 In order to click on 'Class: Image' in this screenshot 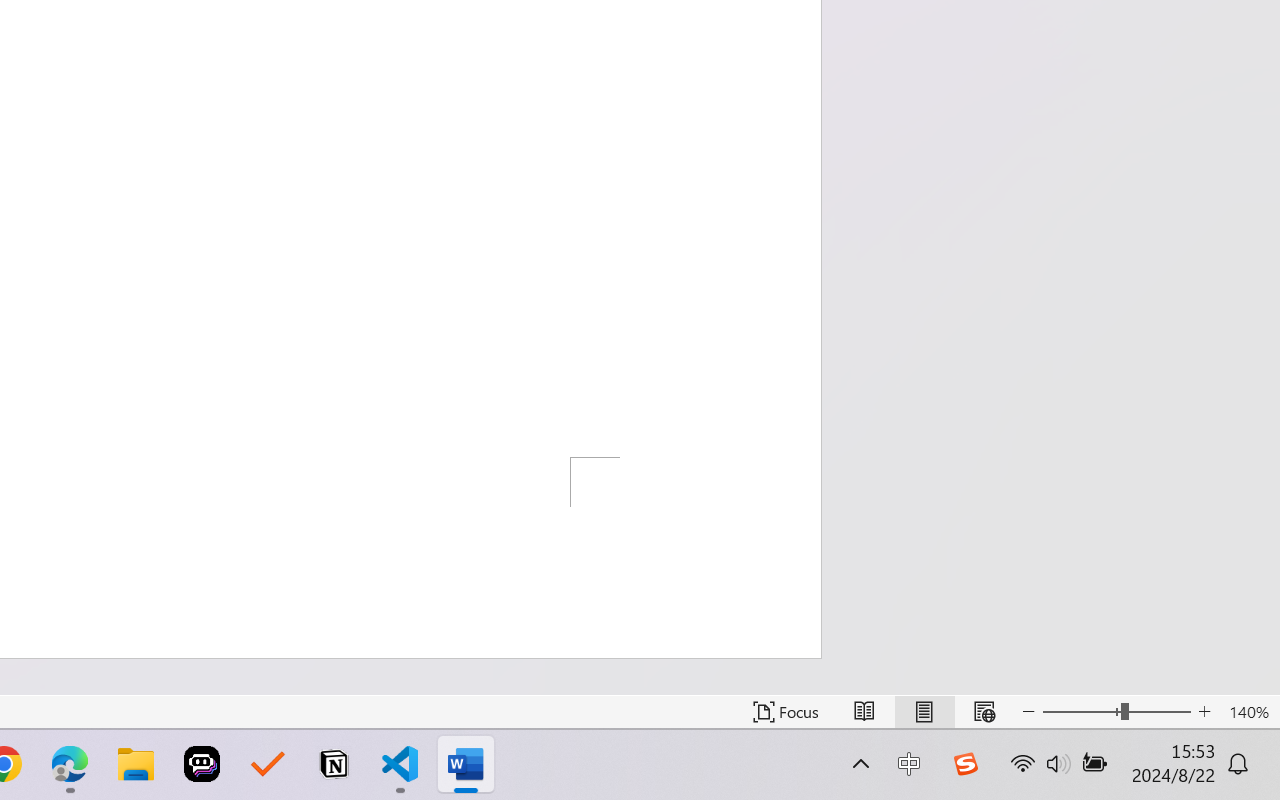, I will do `click(965, 764)`.